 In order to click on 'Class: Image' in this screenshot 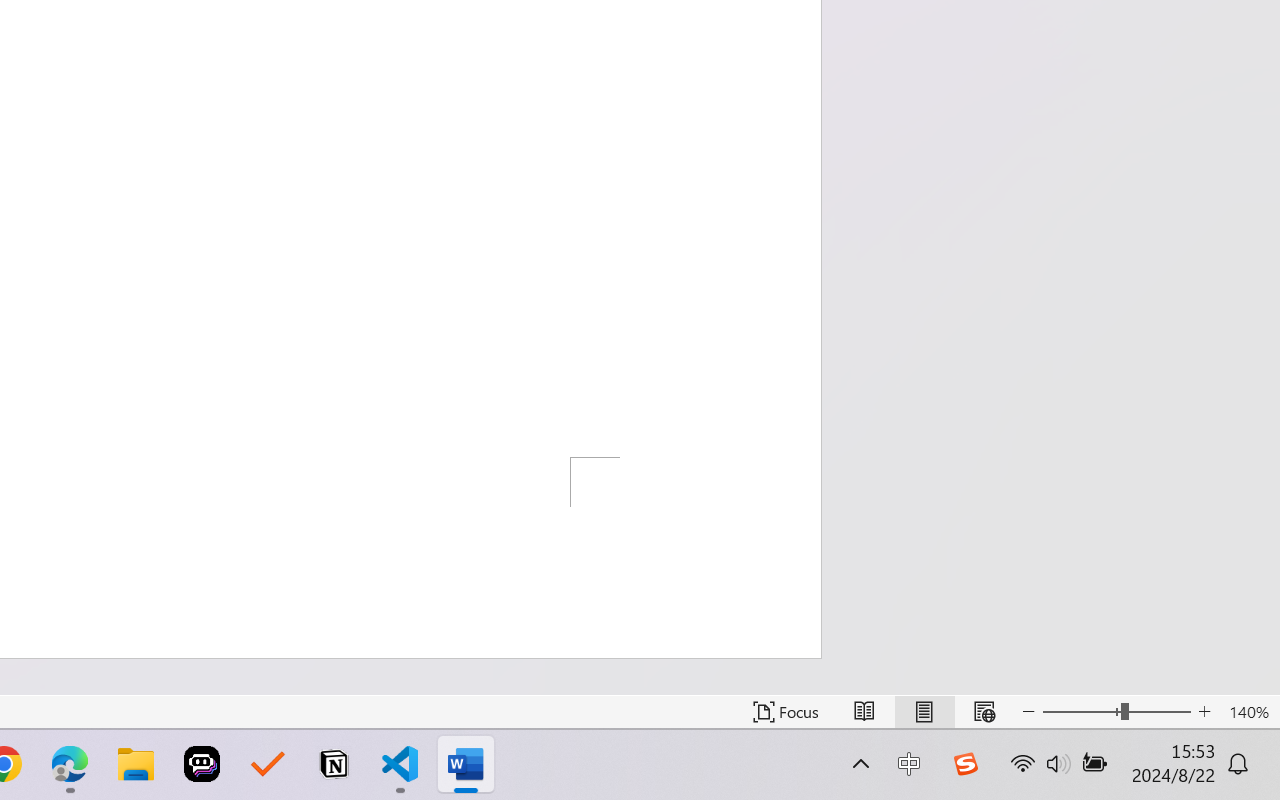, I will do `click(965, 764)`.